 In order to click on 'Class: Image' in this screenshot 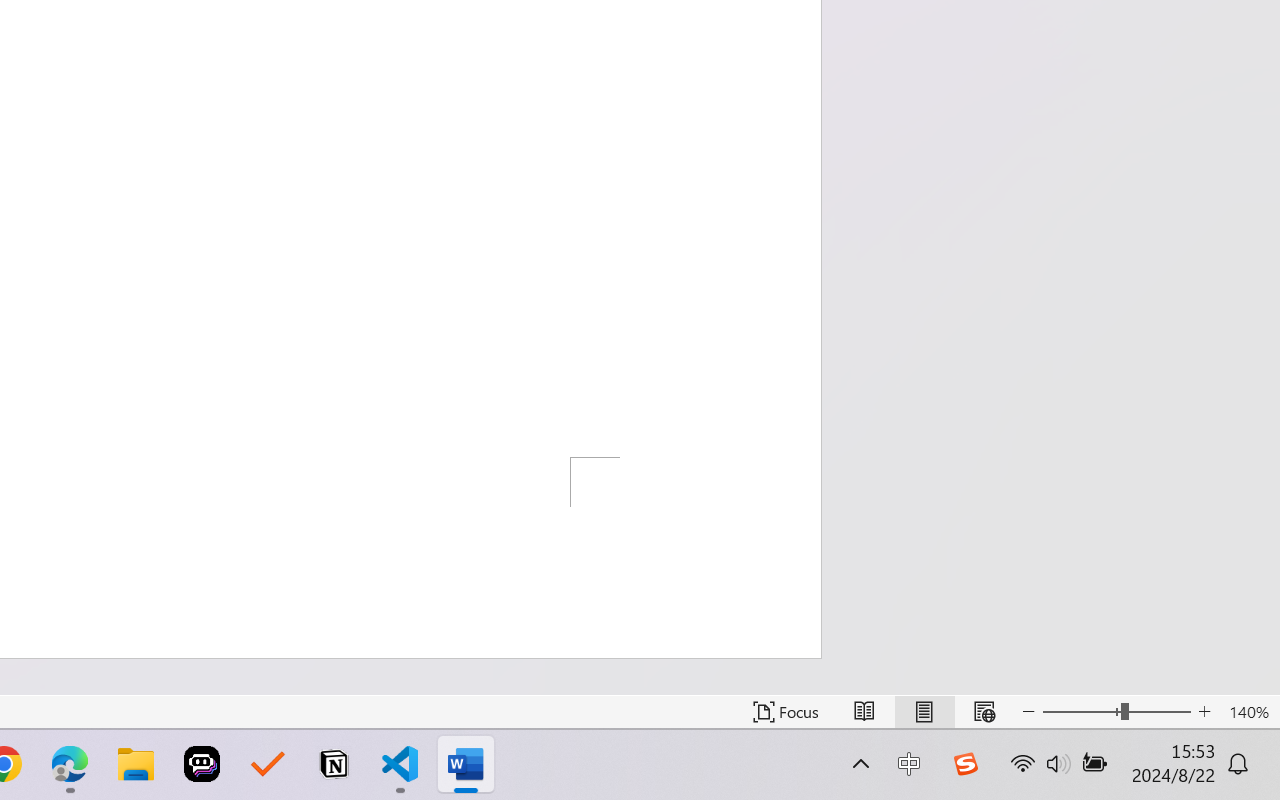, I will do `click(965, 764)`.